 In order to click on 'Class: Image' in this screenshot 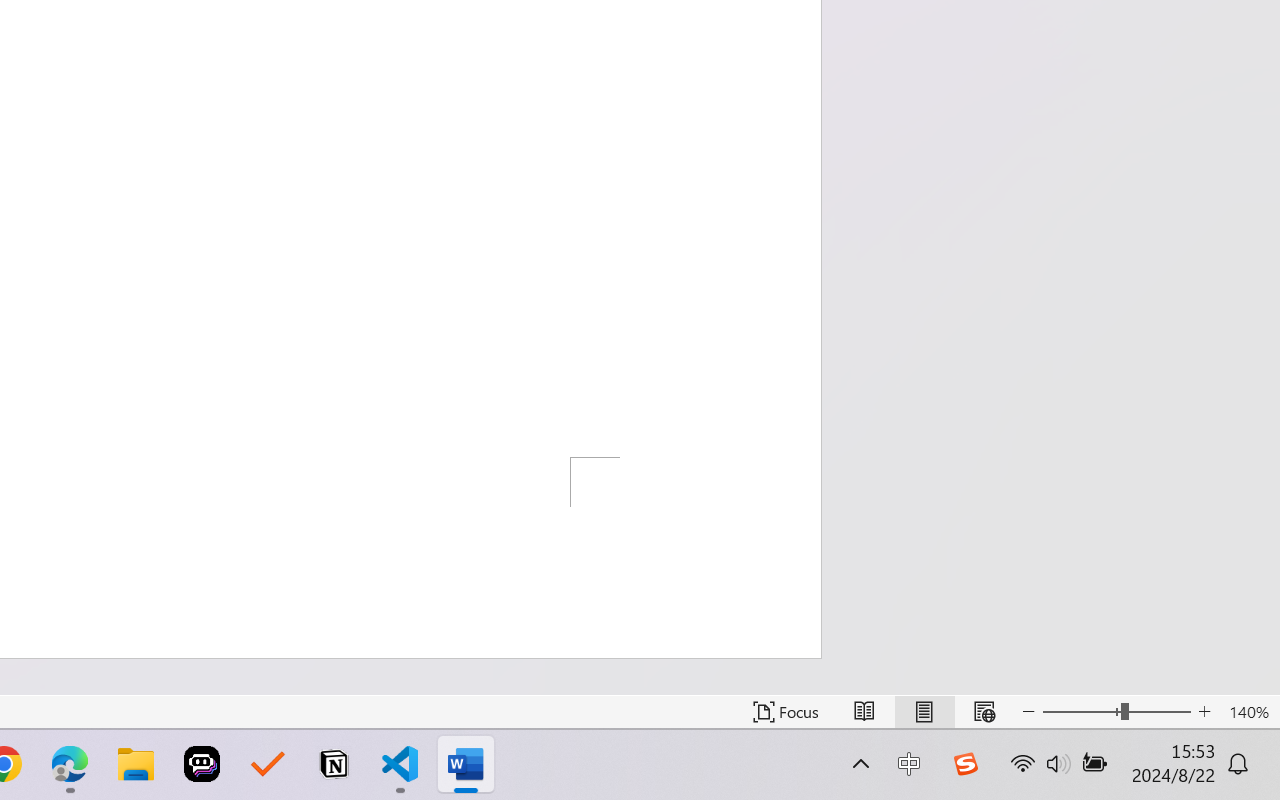, I will do `click(965, 764)`.